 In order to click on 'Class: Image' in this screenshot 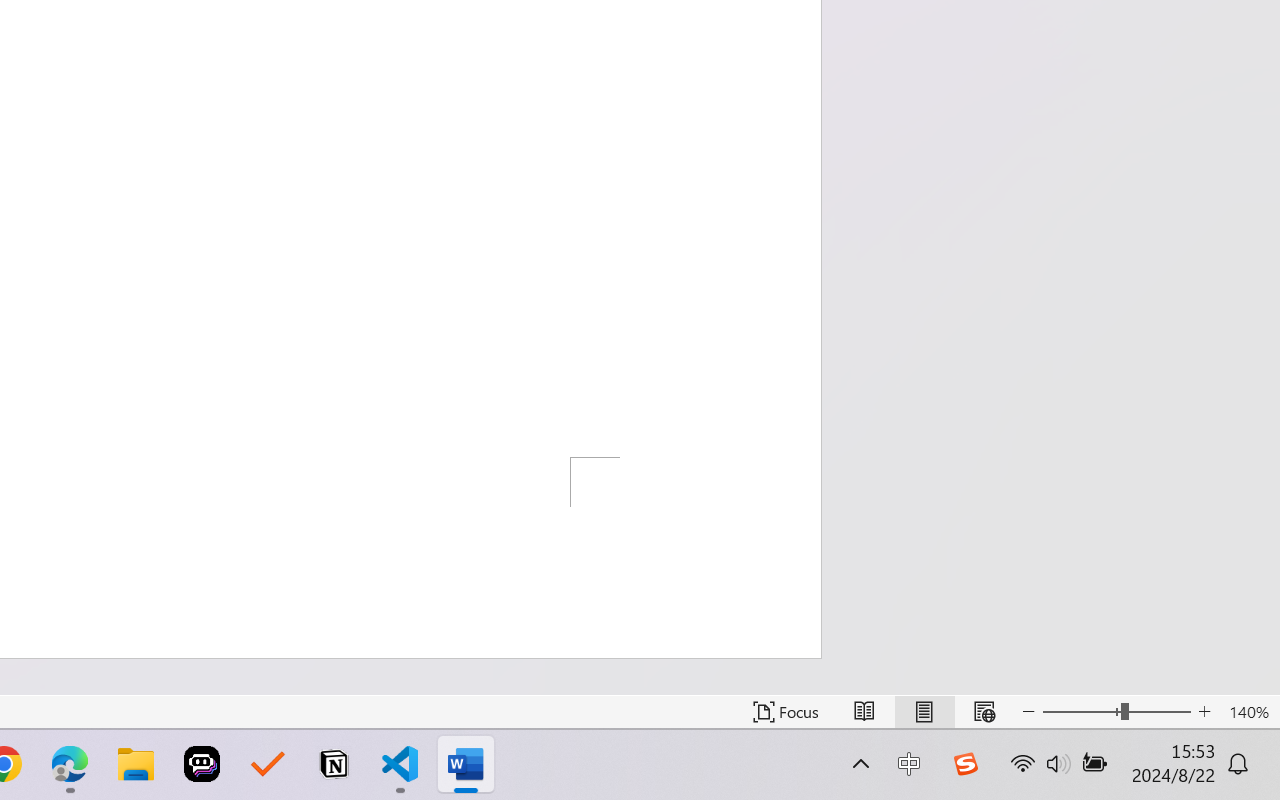, I will do `click(965, 764)`.